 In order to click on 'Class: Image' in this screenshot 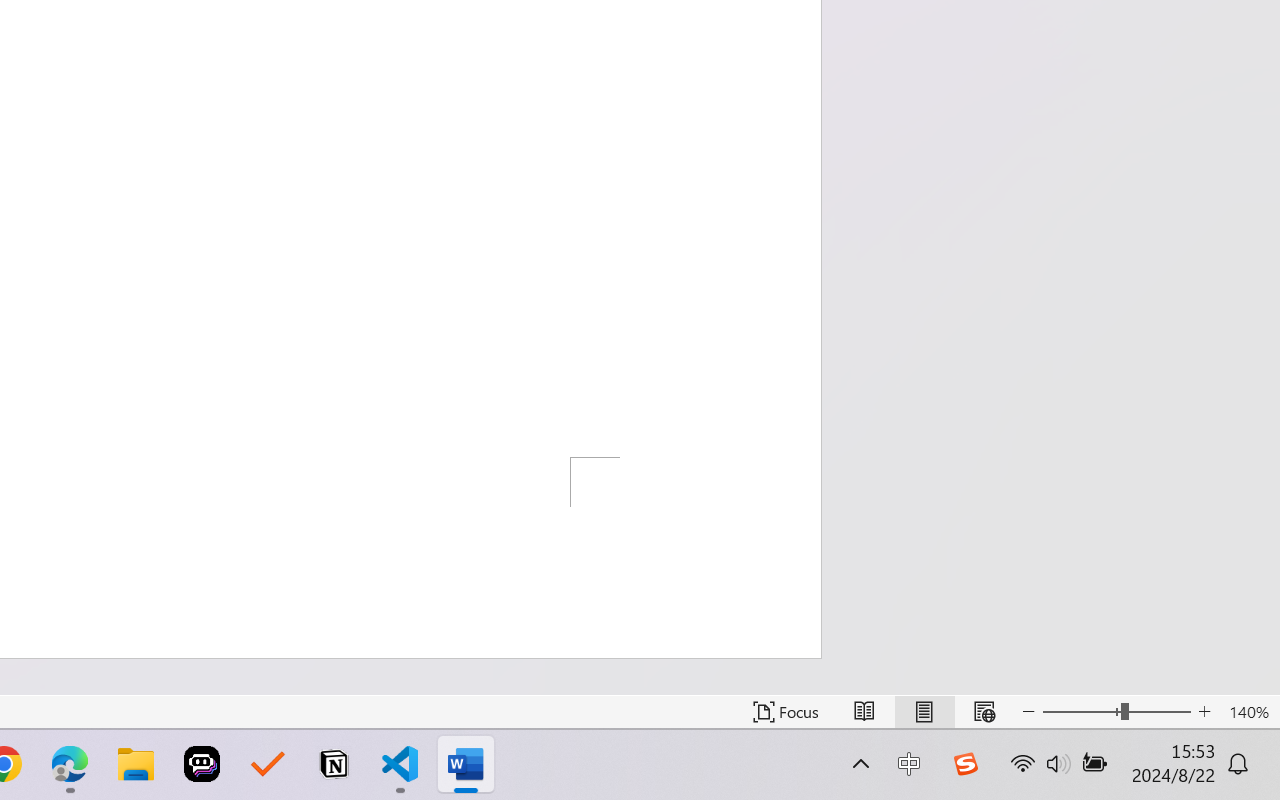, I will do `click(965, 764)`.